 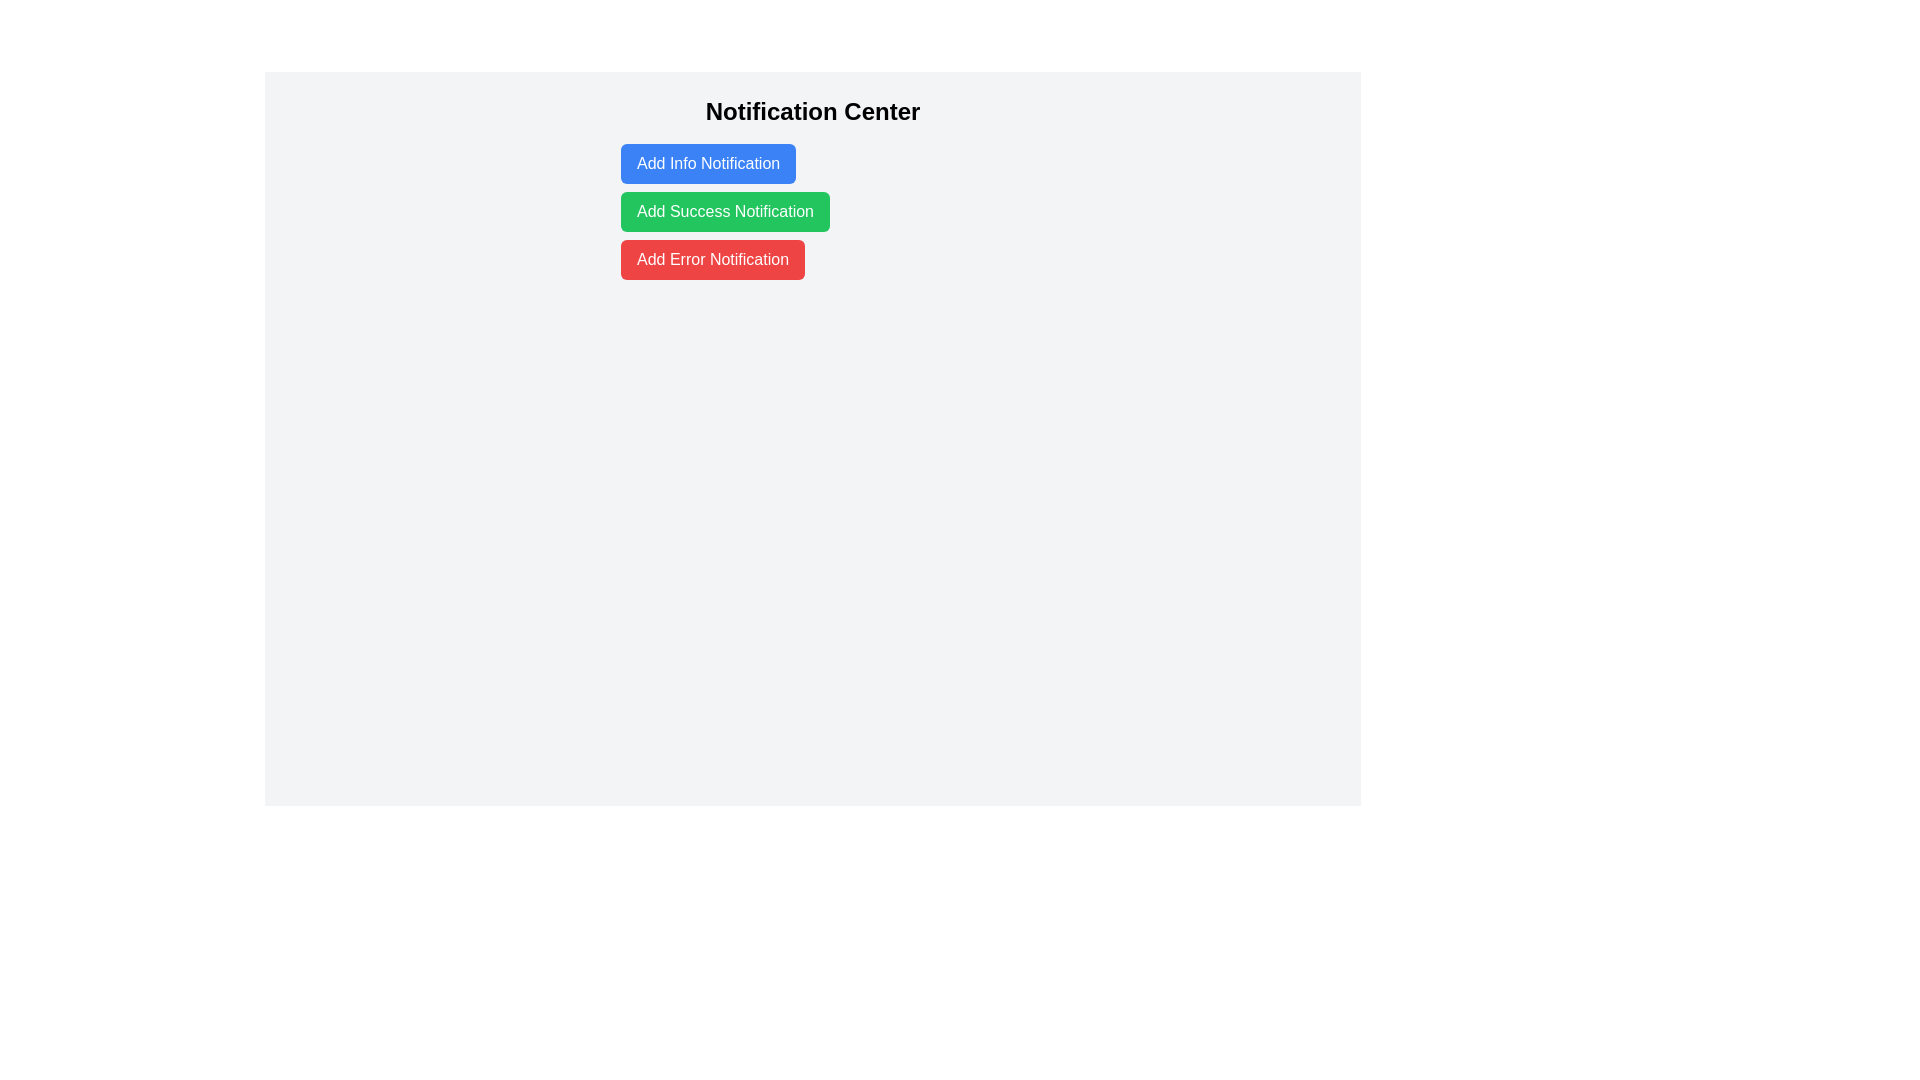 I want to click on the button located below the 'Notification Center' heading, which is the first in a vertical stack of three buttons aligned to the left, so click(x=708, y=163).